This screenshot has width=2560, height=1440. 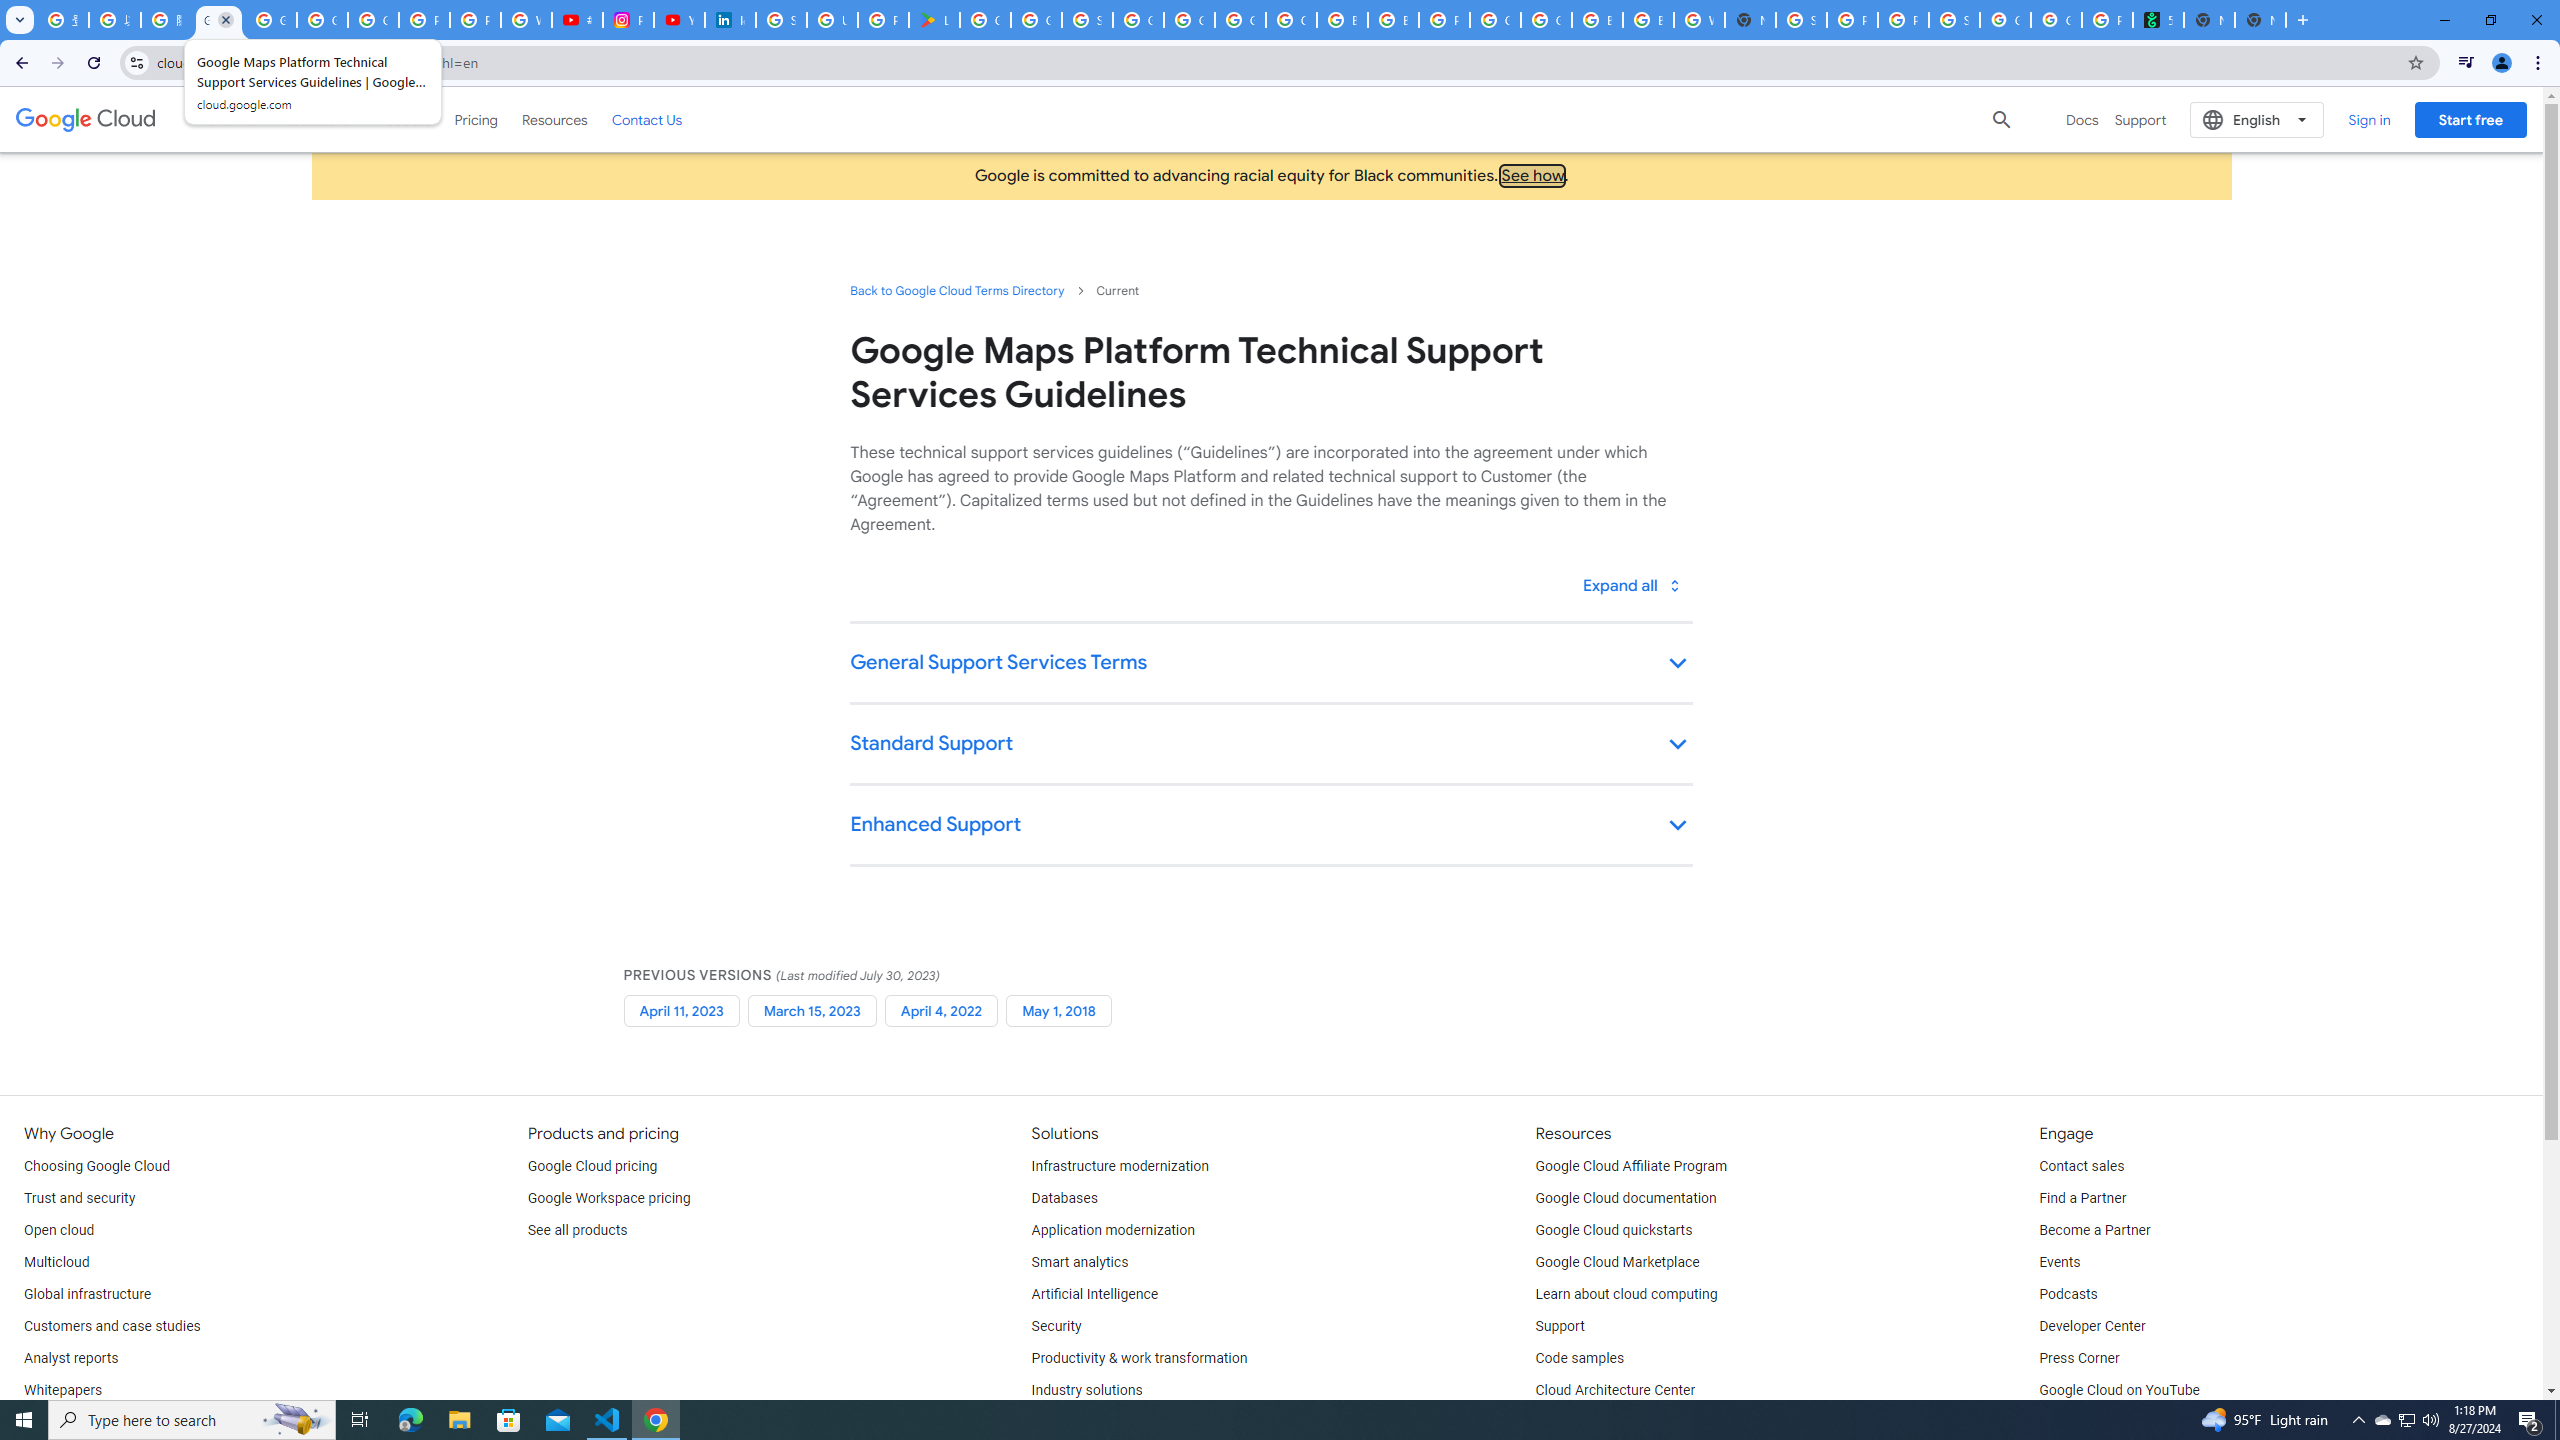 What do you see at coordinates (2058, 1261) in the screenshot?
I see `'Events'` at bounding box center [2058, 1261].